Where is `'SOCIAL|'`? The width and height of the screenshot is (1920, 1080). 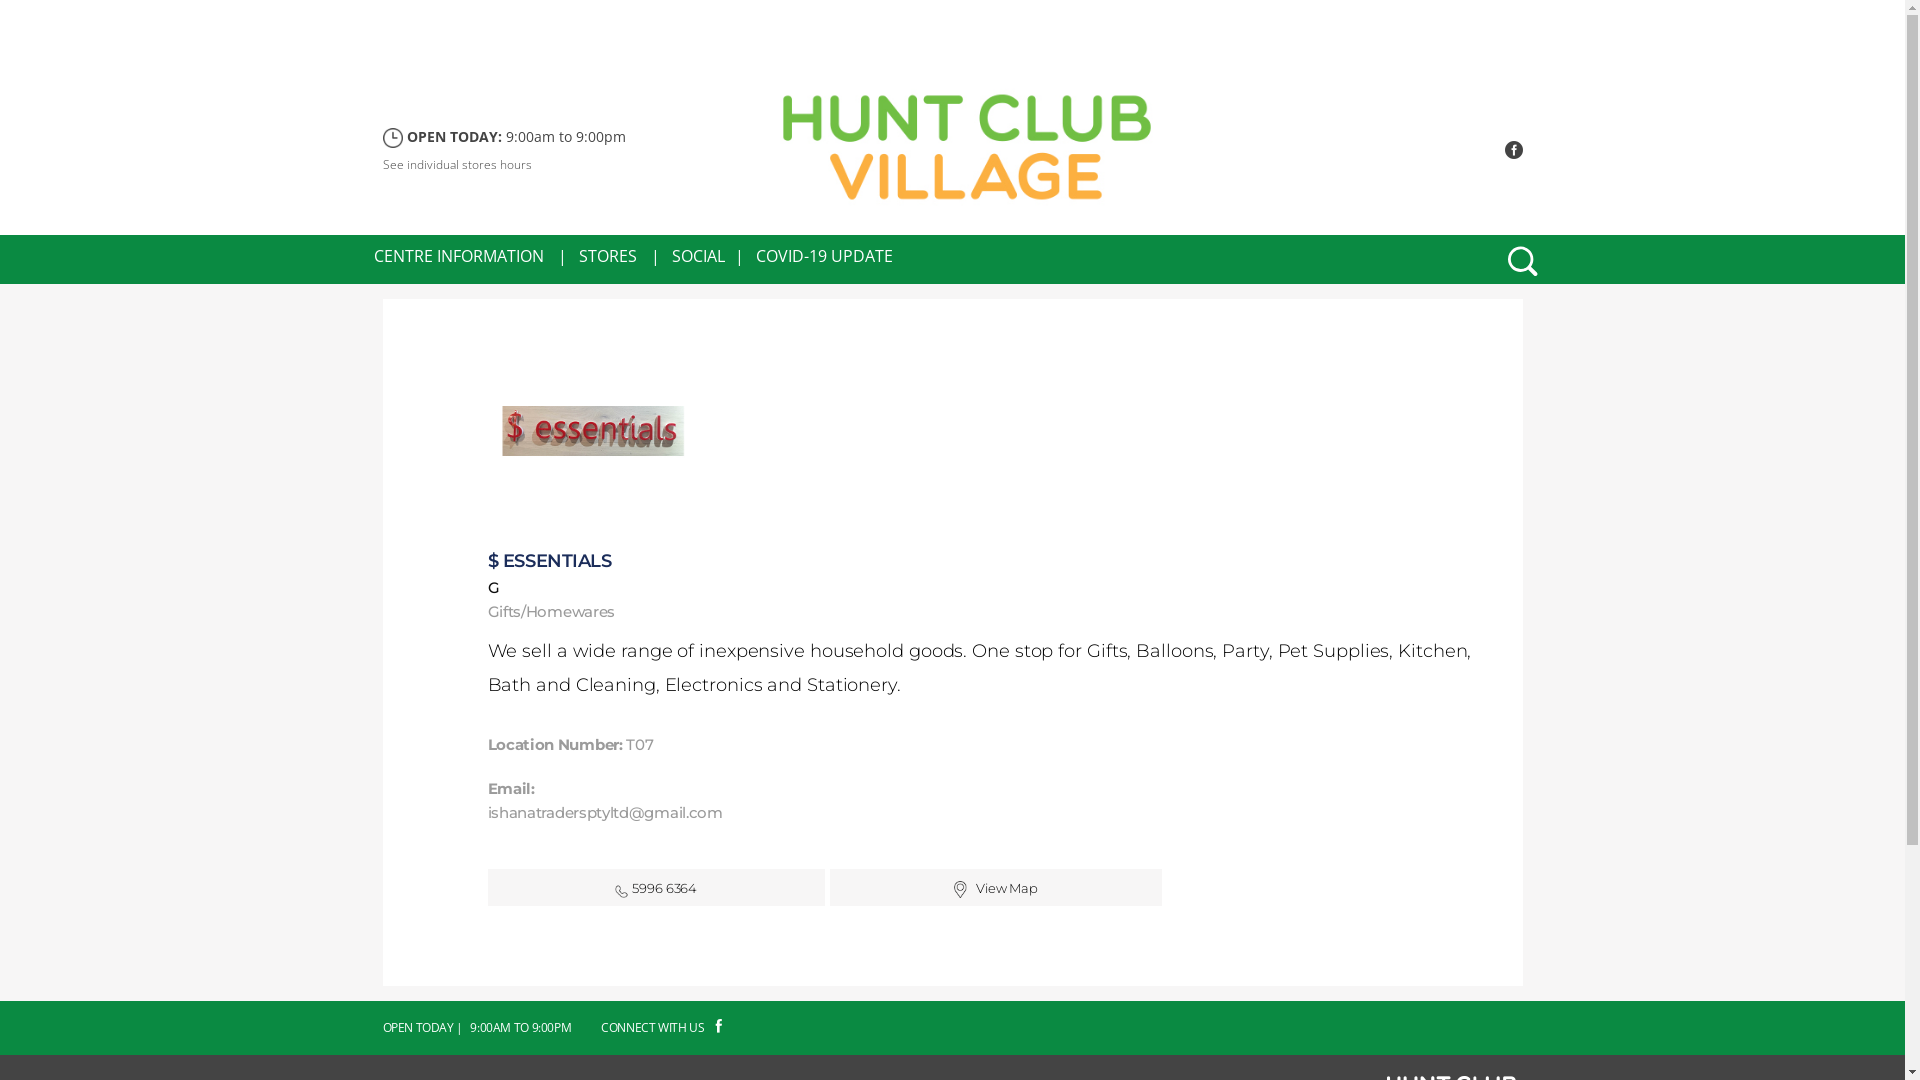 'SOCIAL|' is located at coordinates (708, 254).